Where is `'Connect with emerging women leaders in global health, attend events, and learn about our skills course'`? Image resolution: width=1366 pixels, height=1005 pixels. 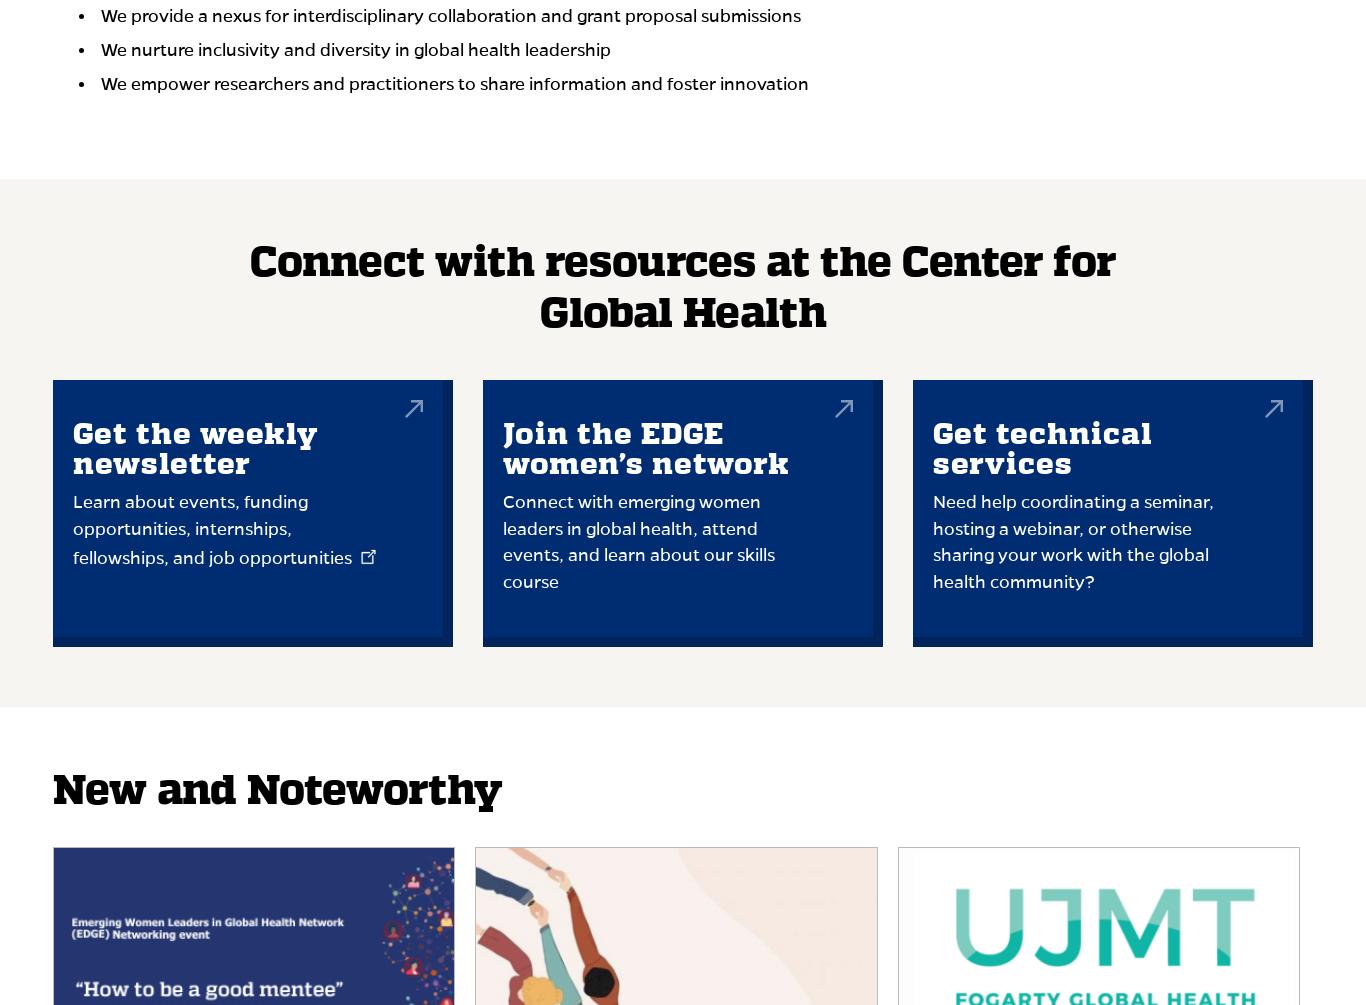
'Connect with emerging women leaders in global health, attend events, and learn about our skills course' is located at coordinates (637, 541).